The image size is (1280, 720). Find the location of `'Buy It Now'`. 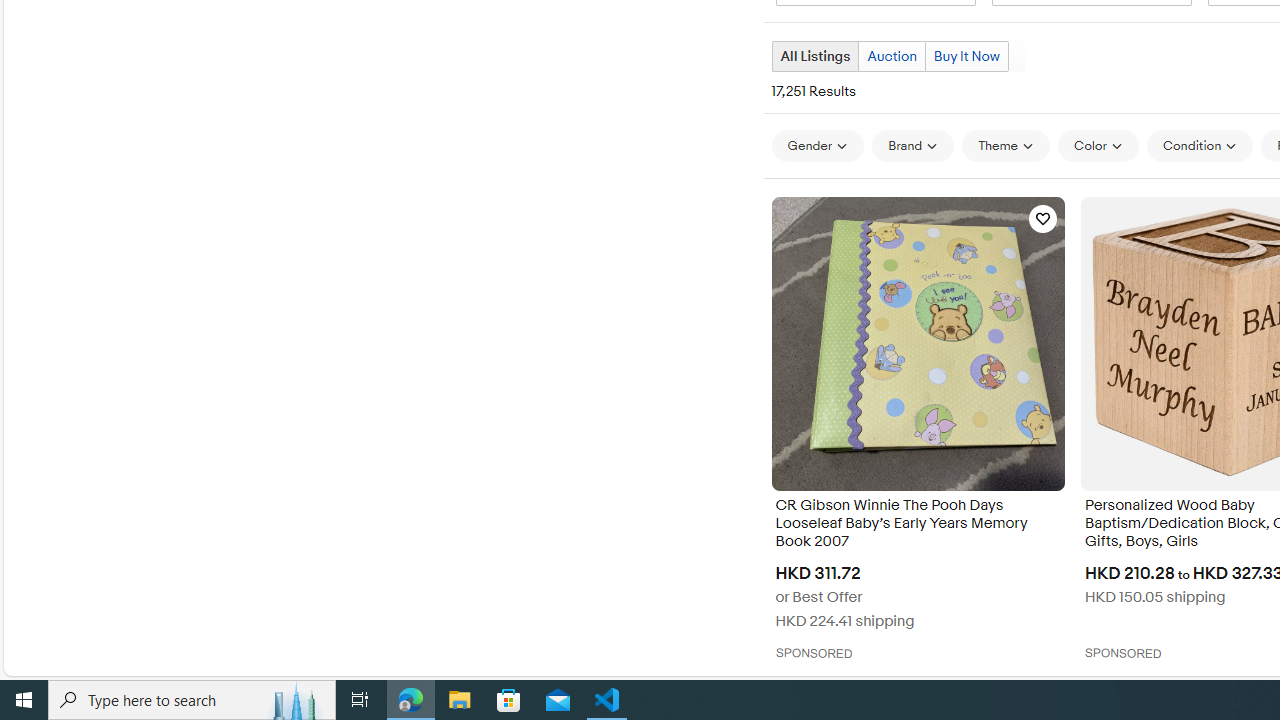

'Buy It Now' is located at coordinates (966, 55).